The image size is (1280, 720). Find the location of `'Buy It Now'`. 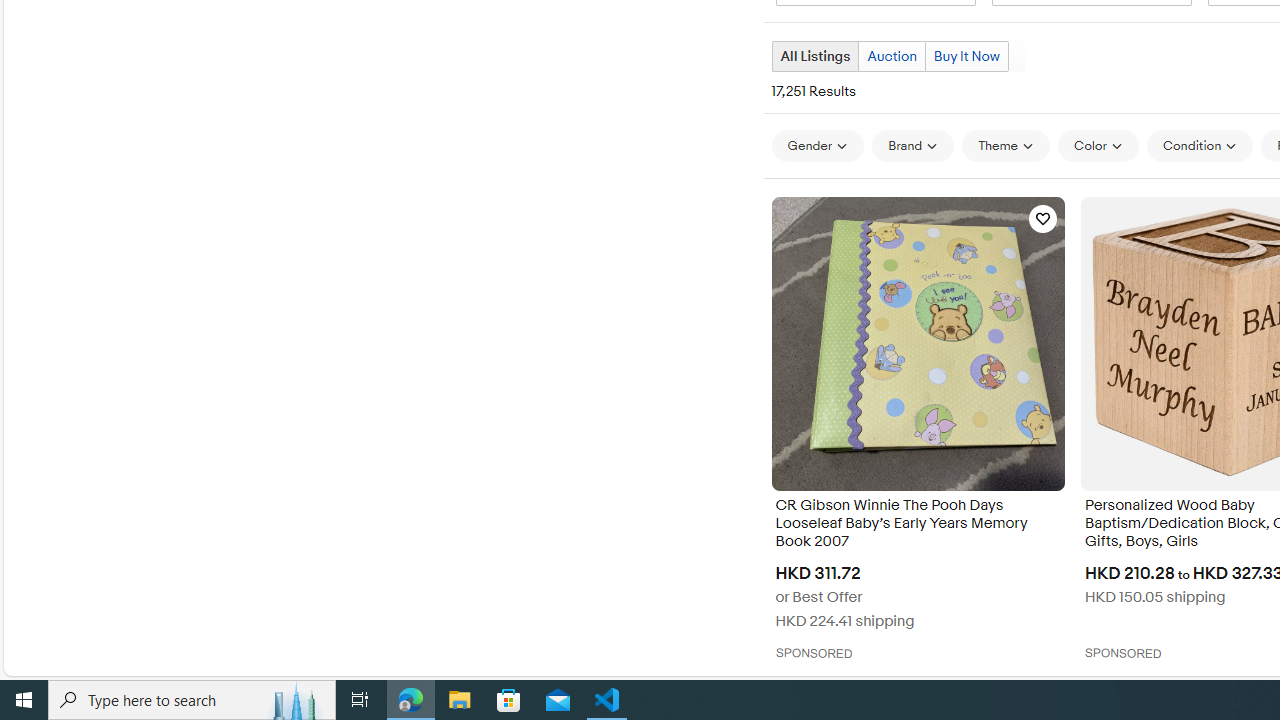

'Buy It Now' is located at coordinates (966, 55).